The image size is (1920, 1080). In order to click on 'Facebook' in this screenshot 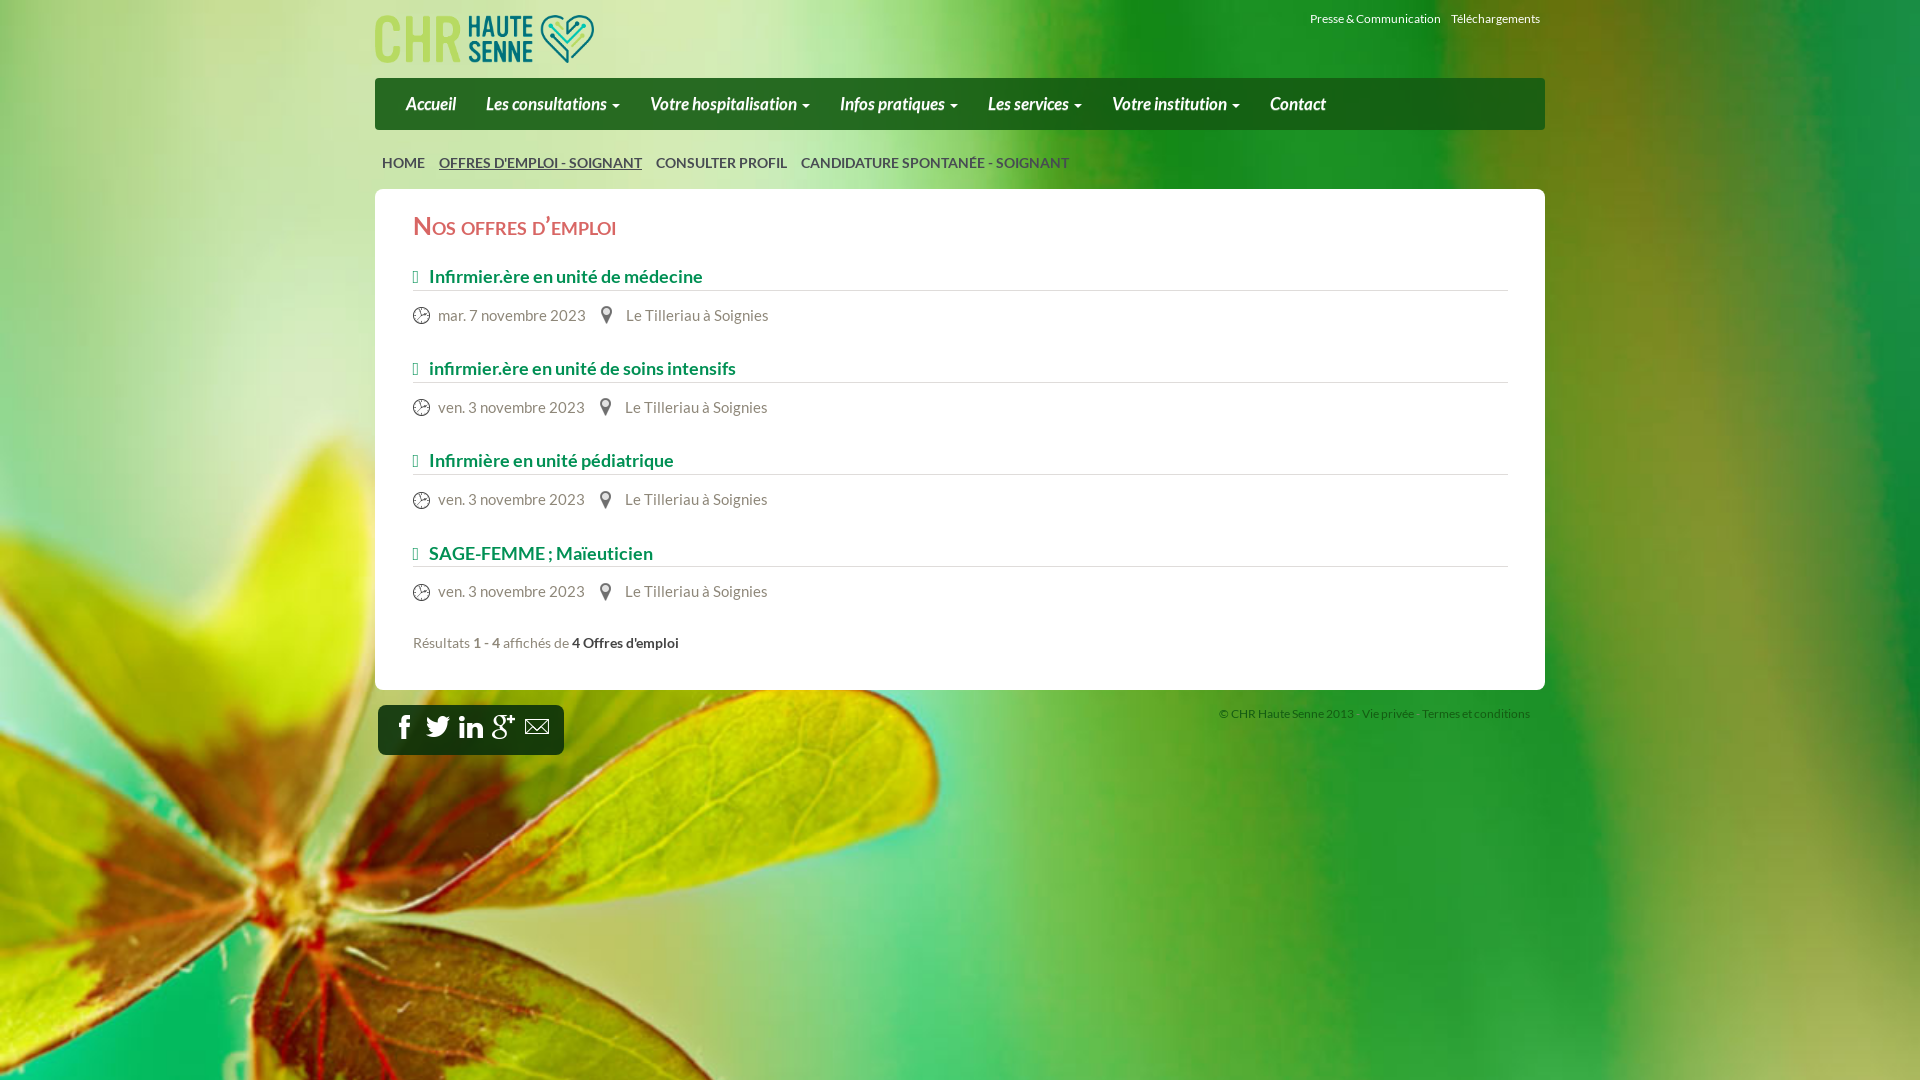, I will do `click(424, 722)`.